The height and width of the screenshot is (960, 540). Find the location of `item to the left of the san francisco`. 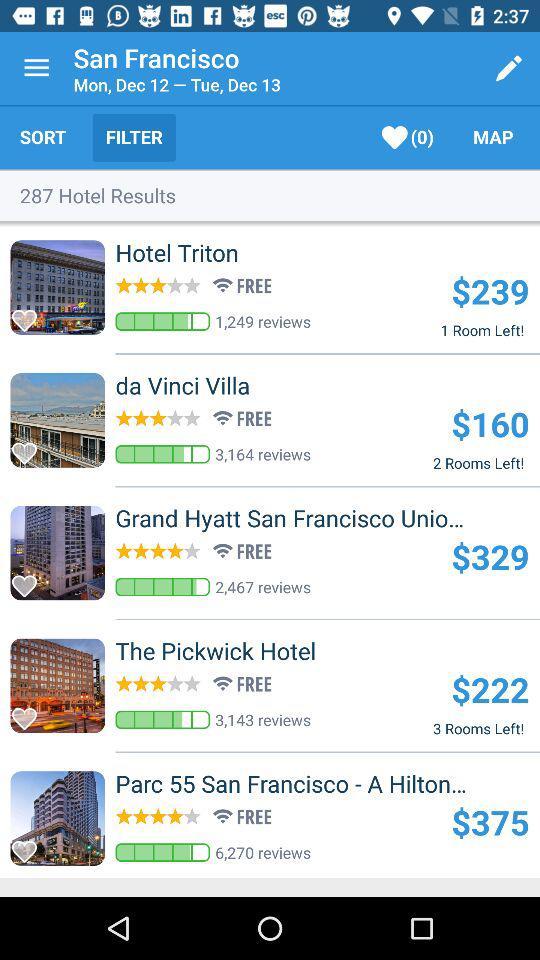

item to the left of the san francisco is located at coordinates (36, 68).